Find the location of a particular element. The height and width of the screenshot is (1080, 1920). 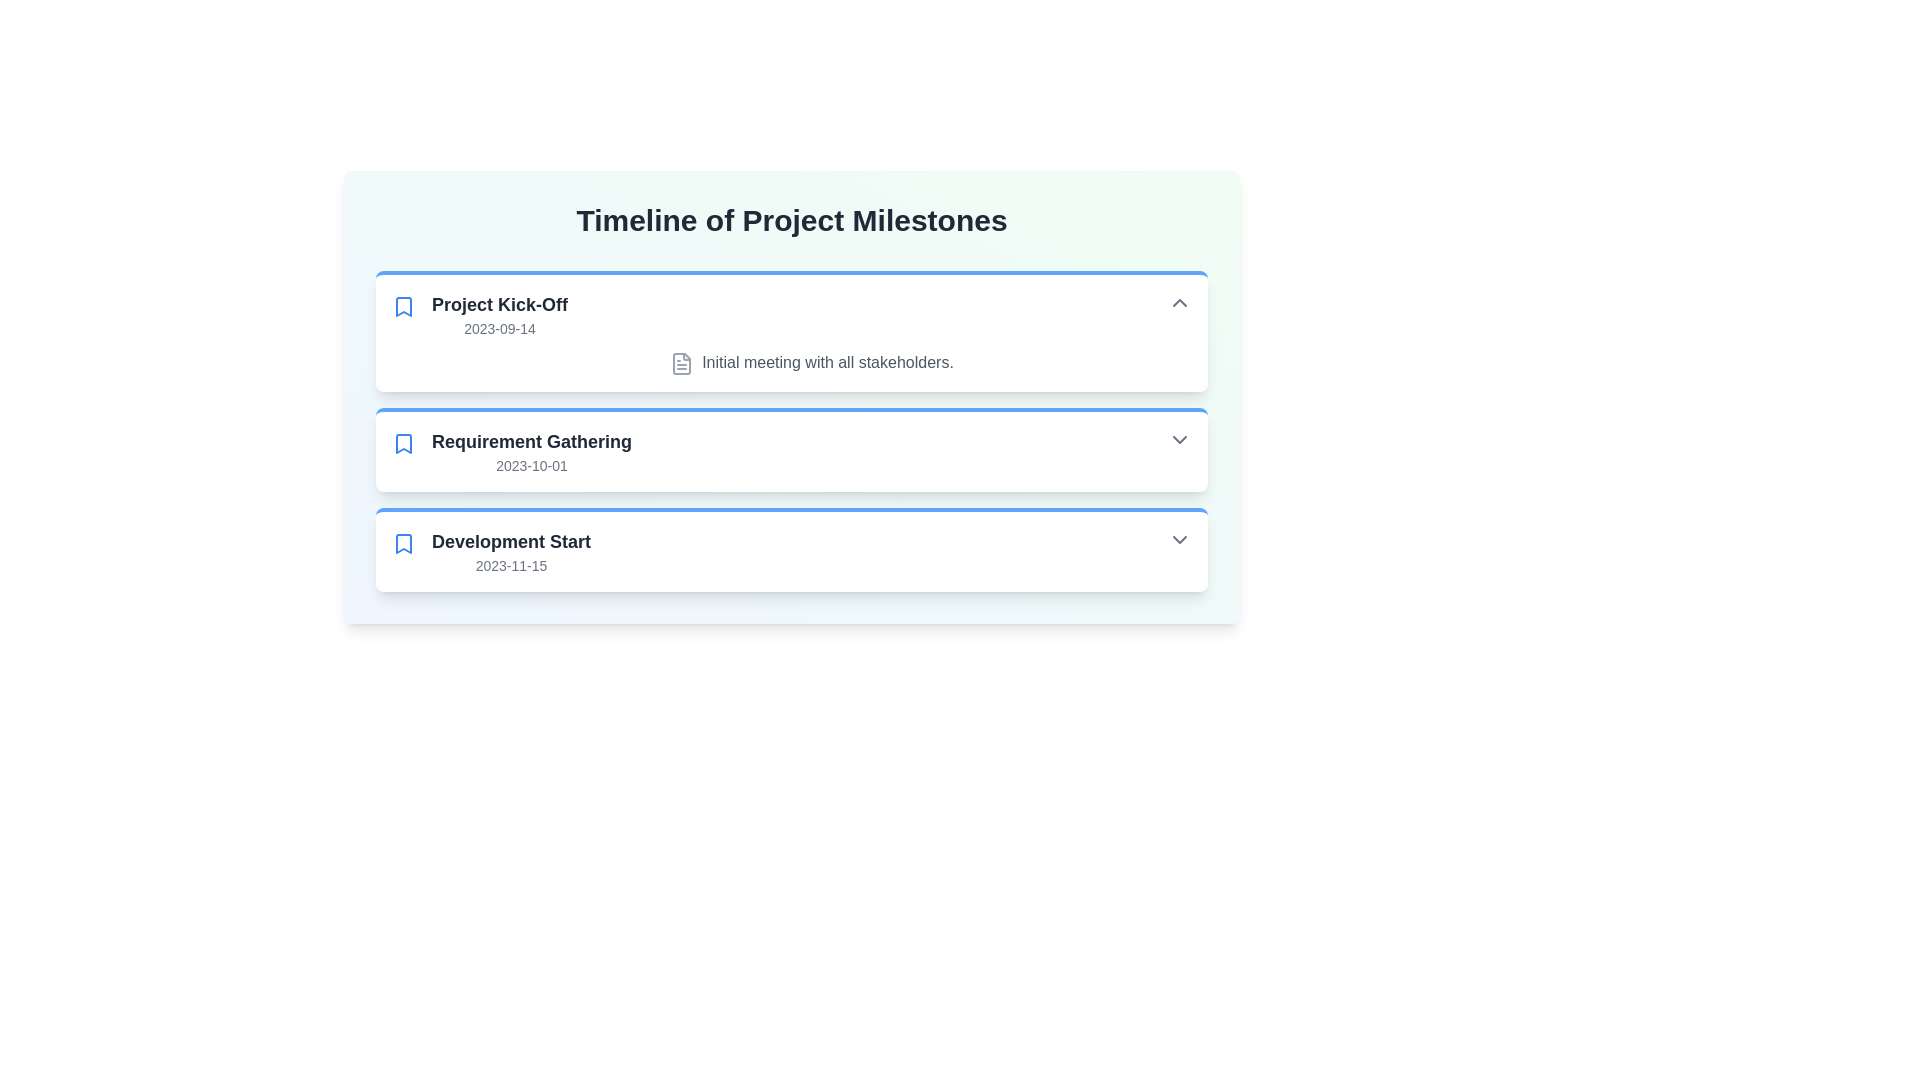

title and date displayed in the text label of the first milestone card located at the left region of the card is located at coordinates (499, 315).